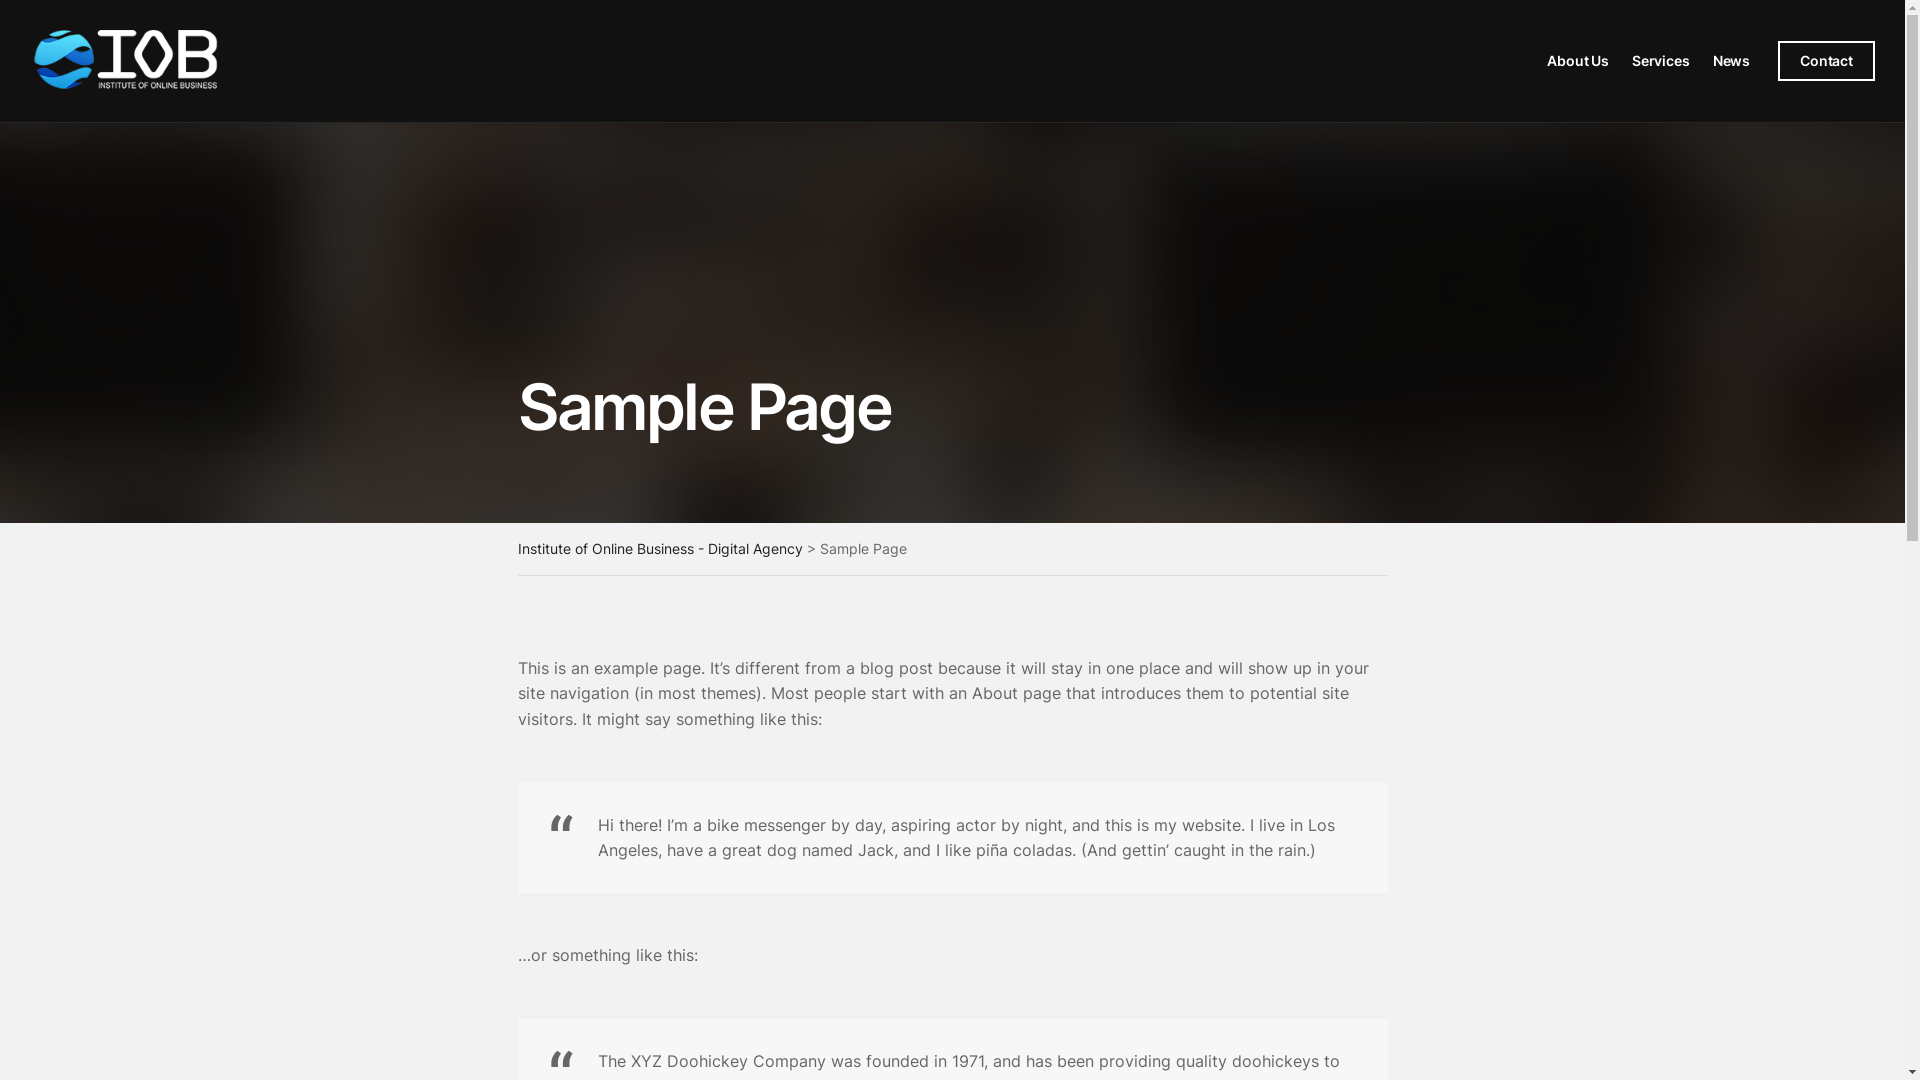  What do you see at coordinates (1730, 60) in the screenshot?
I see `'News'` at bounding box center [1730, 60].